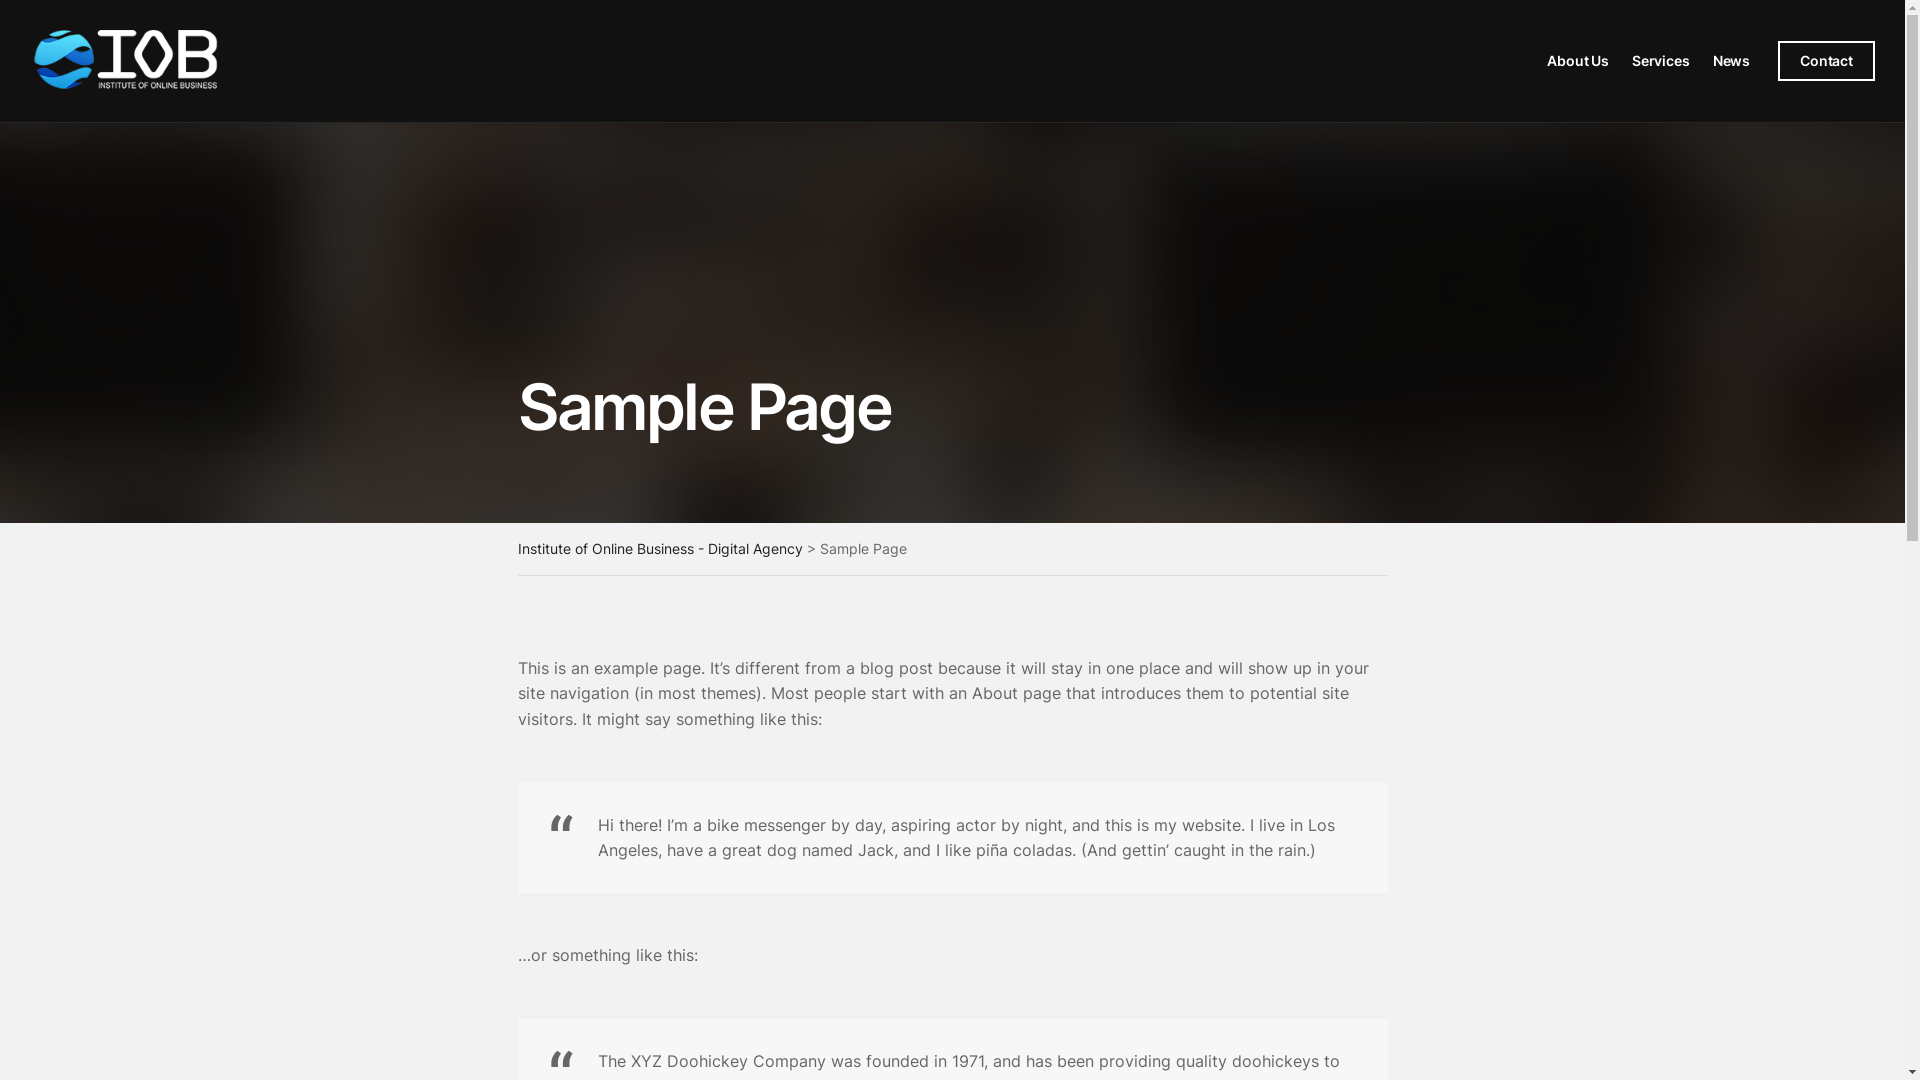  What do you see at coordinates (1730, 60) in the screenshot?
I see `'News'` at bounding box center [1730, 60].